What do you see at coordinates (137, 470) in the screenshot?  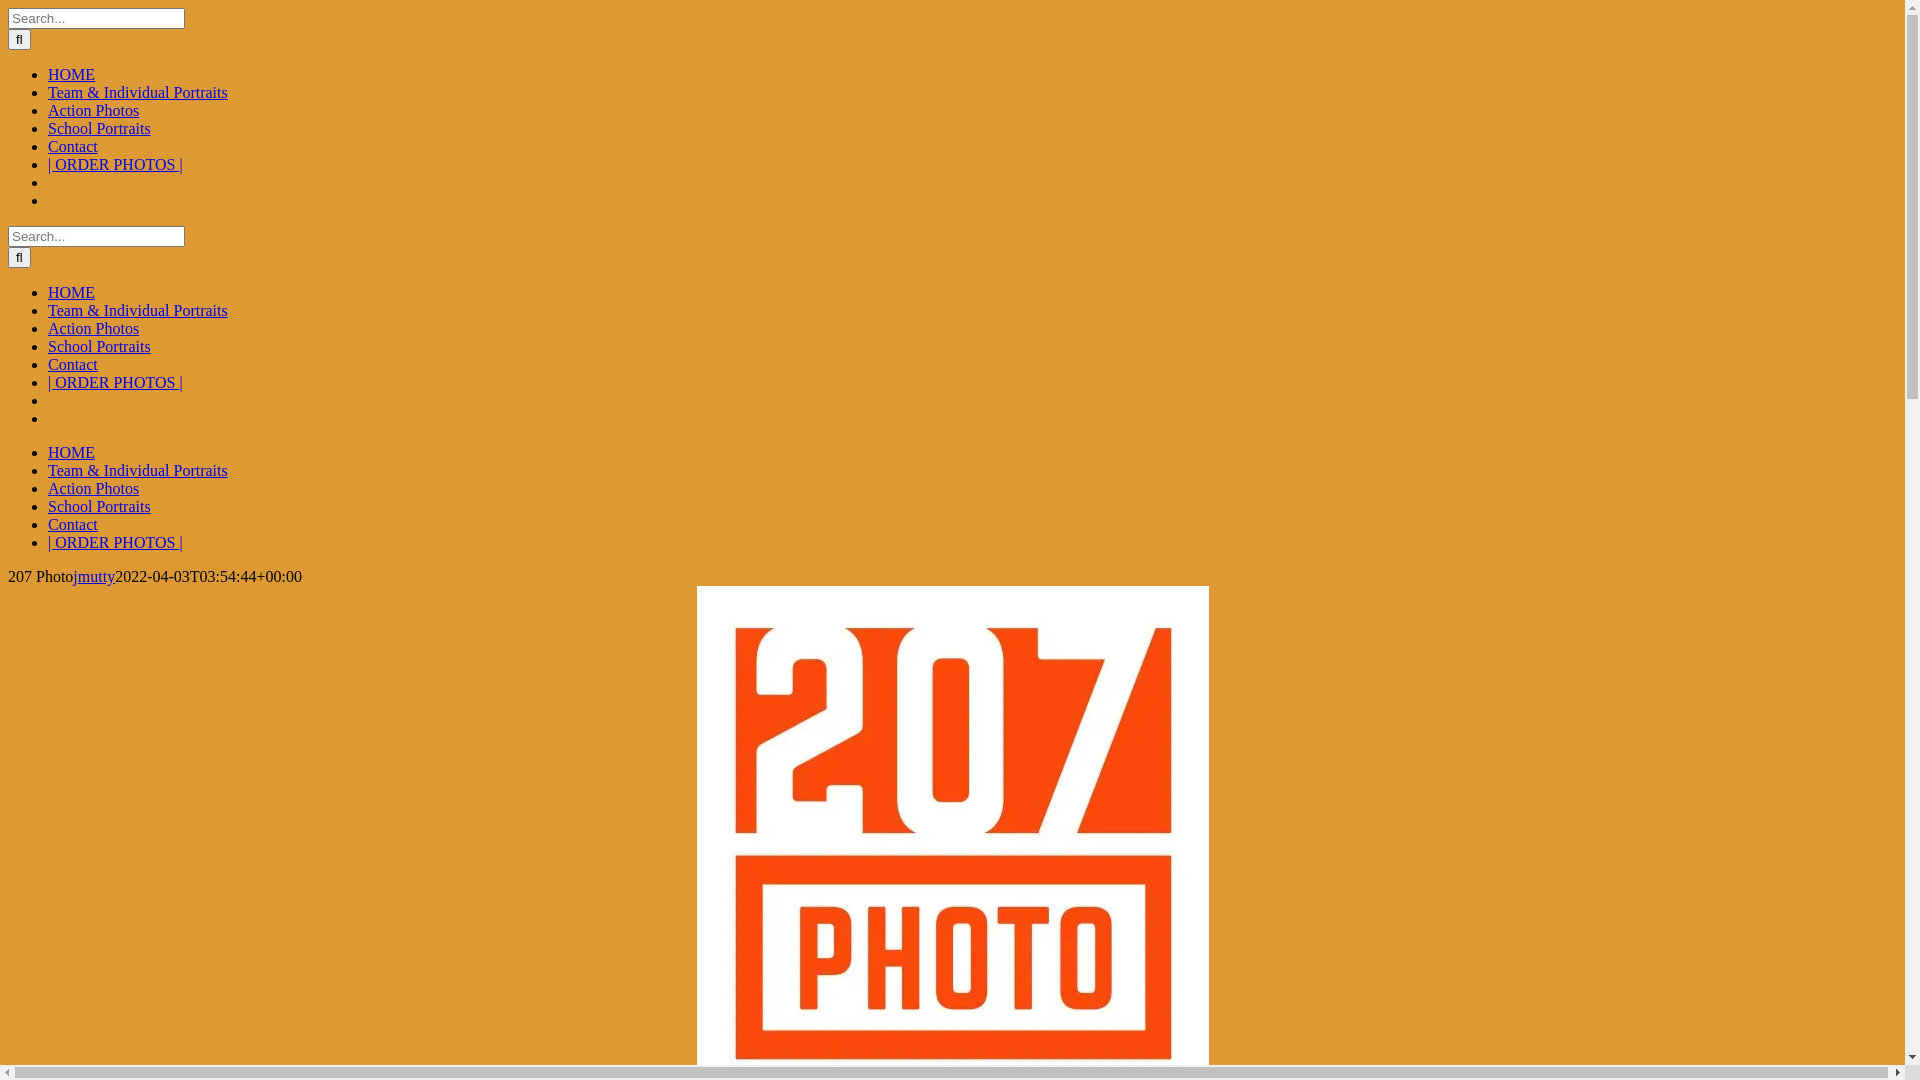 I see `'Team & Individual Portraits'` at bounding box center [137, 470].